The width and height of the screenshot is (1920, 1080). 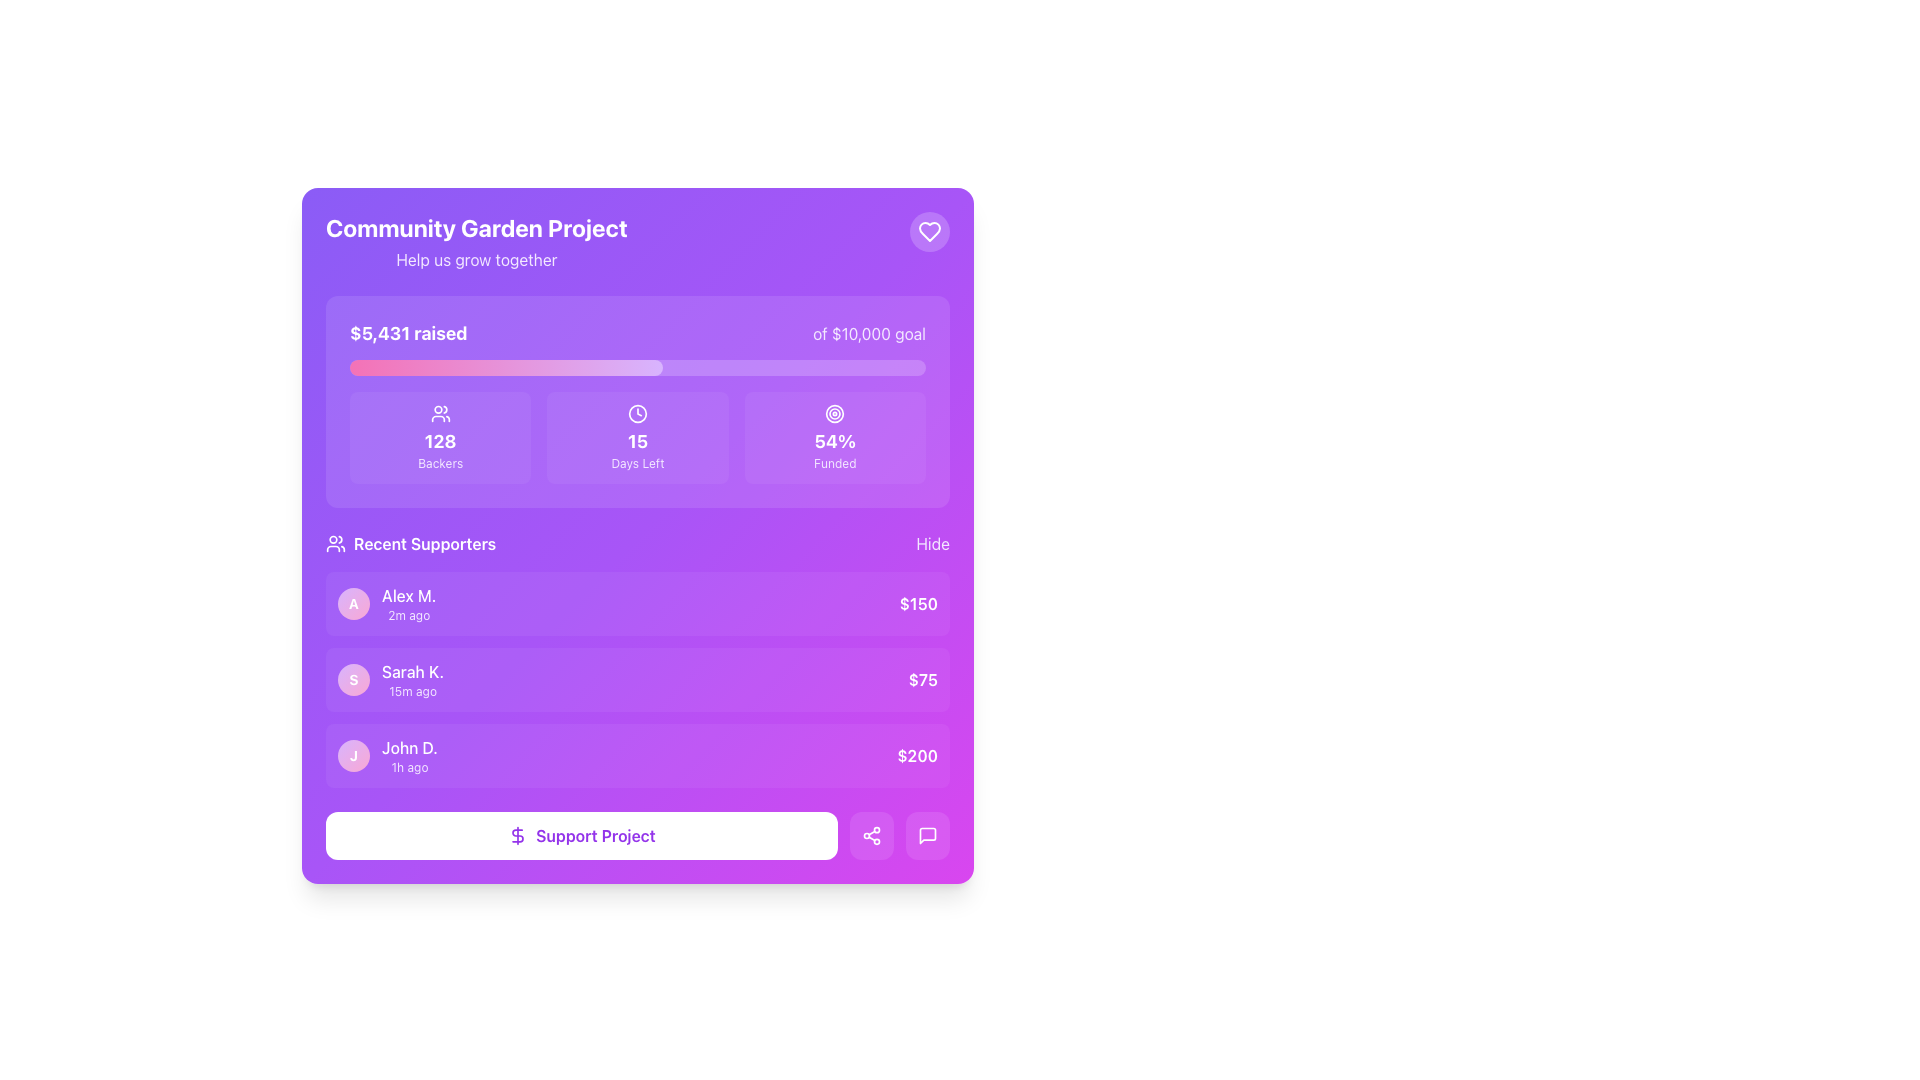 I want to click on the text element that reads 'Help us grow together,' which is styled in purple text on a purple background and positioned directly below 'Community Garden Project.', so click(x=475, y=258).